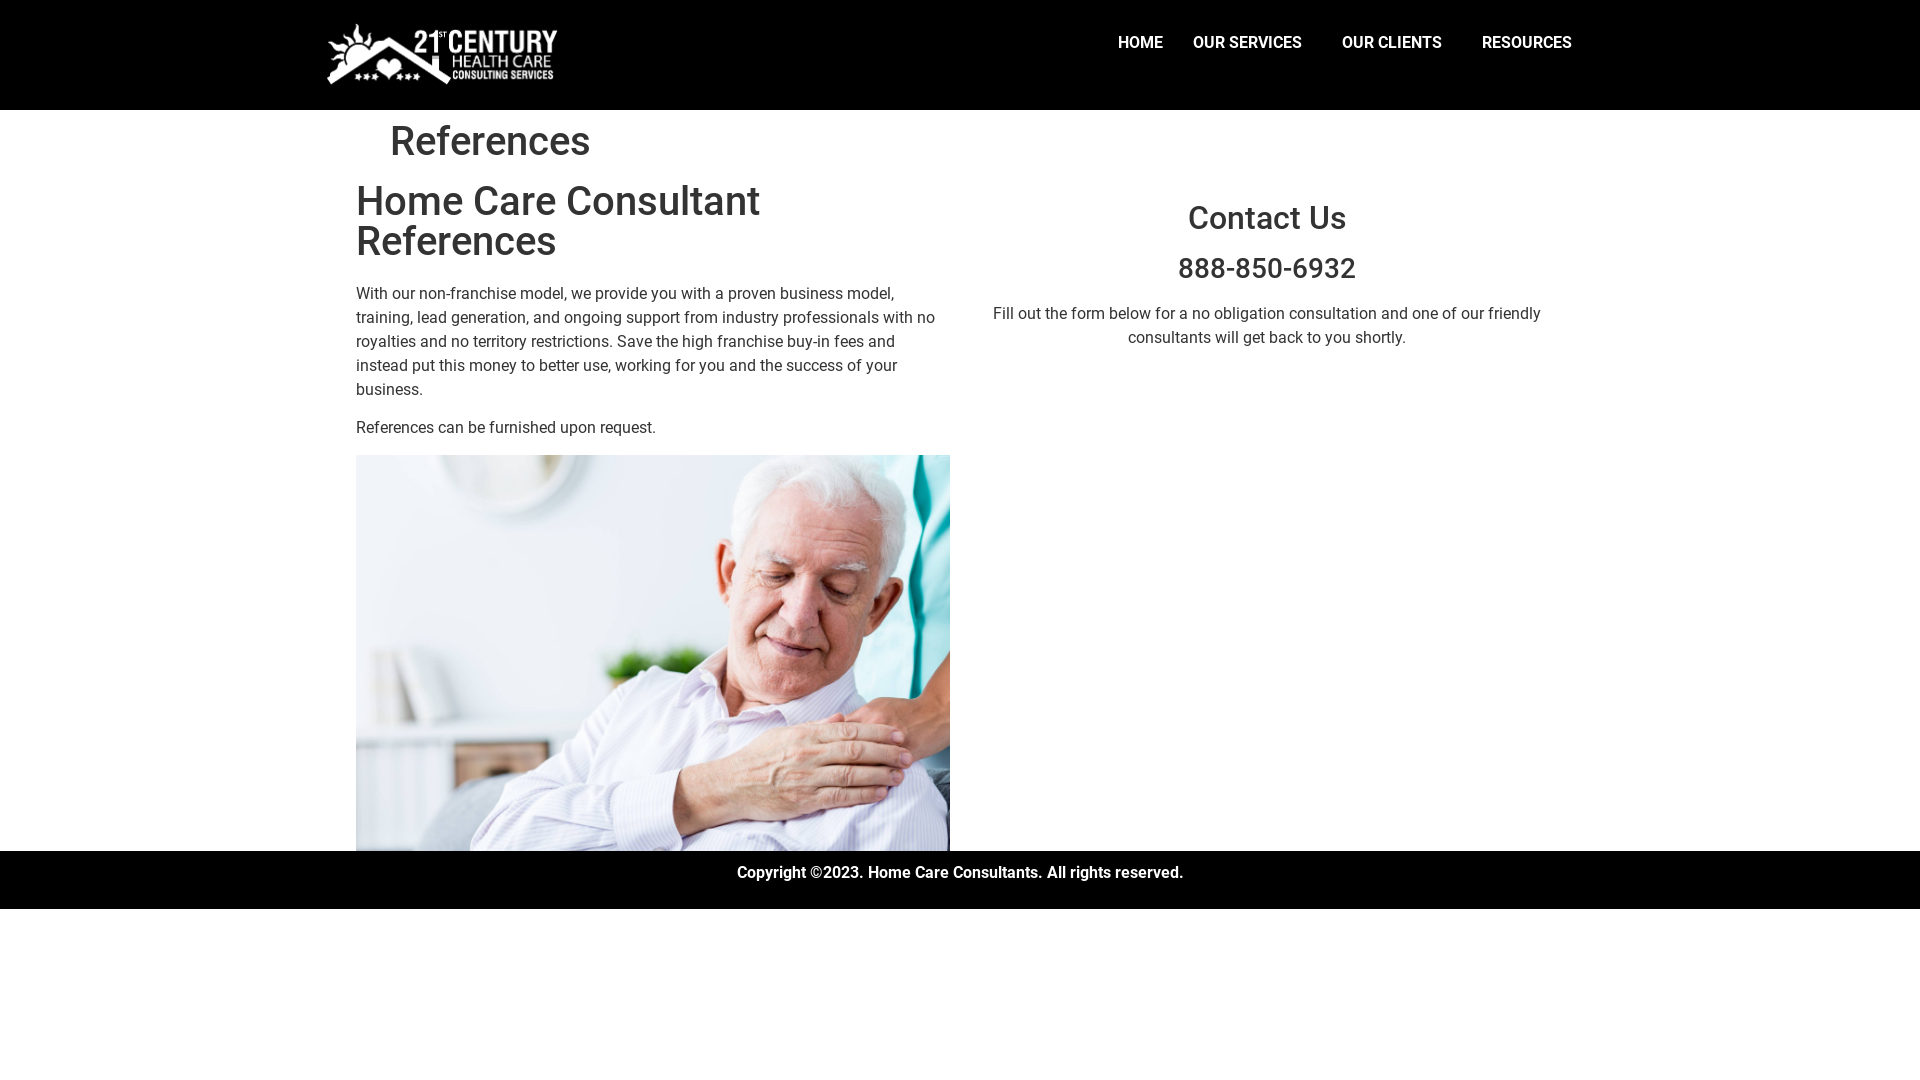 Image resolution: width=1920 pixels, height=1080 pixels. I want to click on 'HOME', so click(1140, 42).